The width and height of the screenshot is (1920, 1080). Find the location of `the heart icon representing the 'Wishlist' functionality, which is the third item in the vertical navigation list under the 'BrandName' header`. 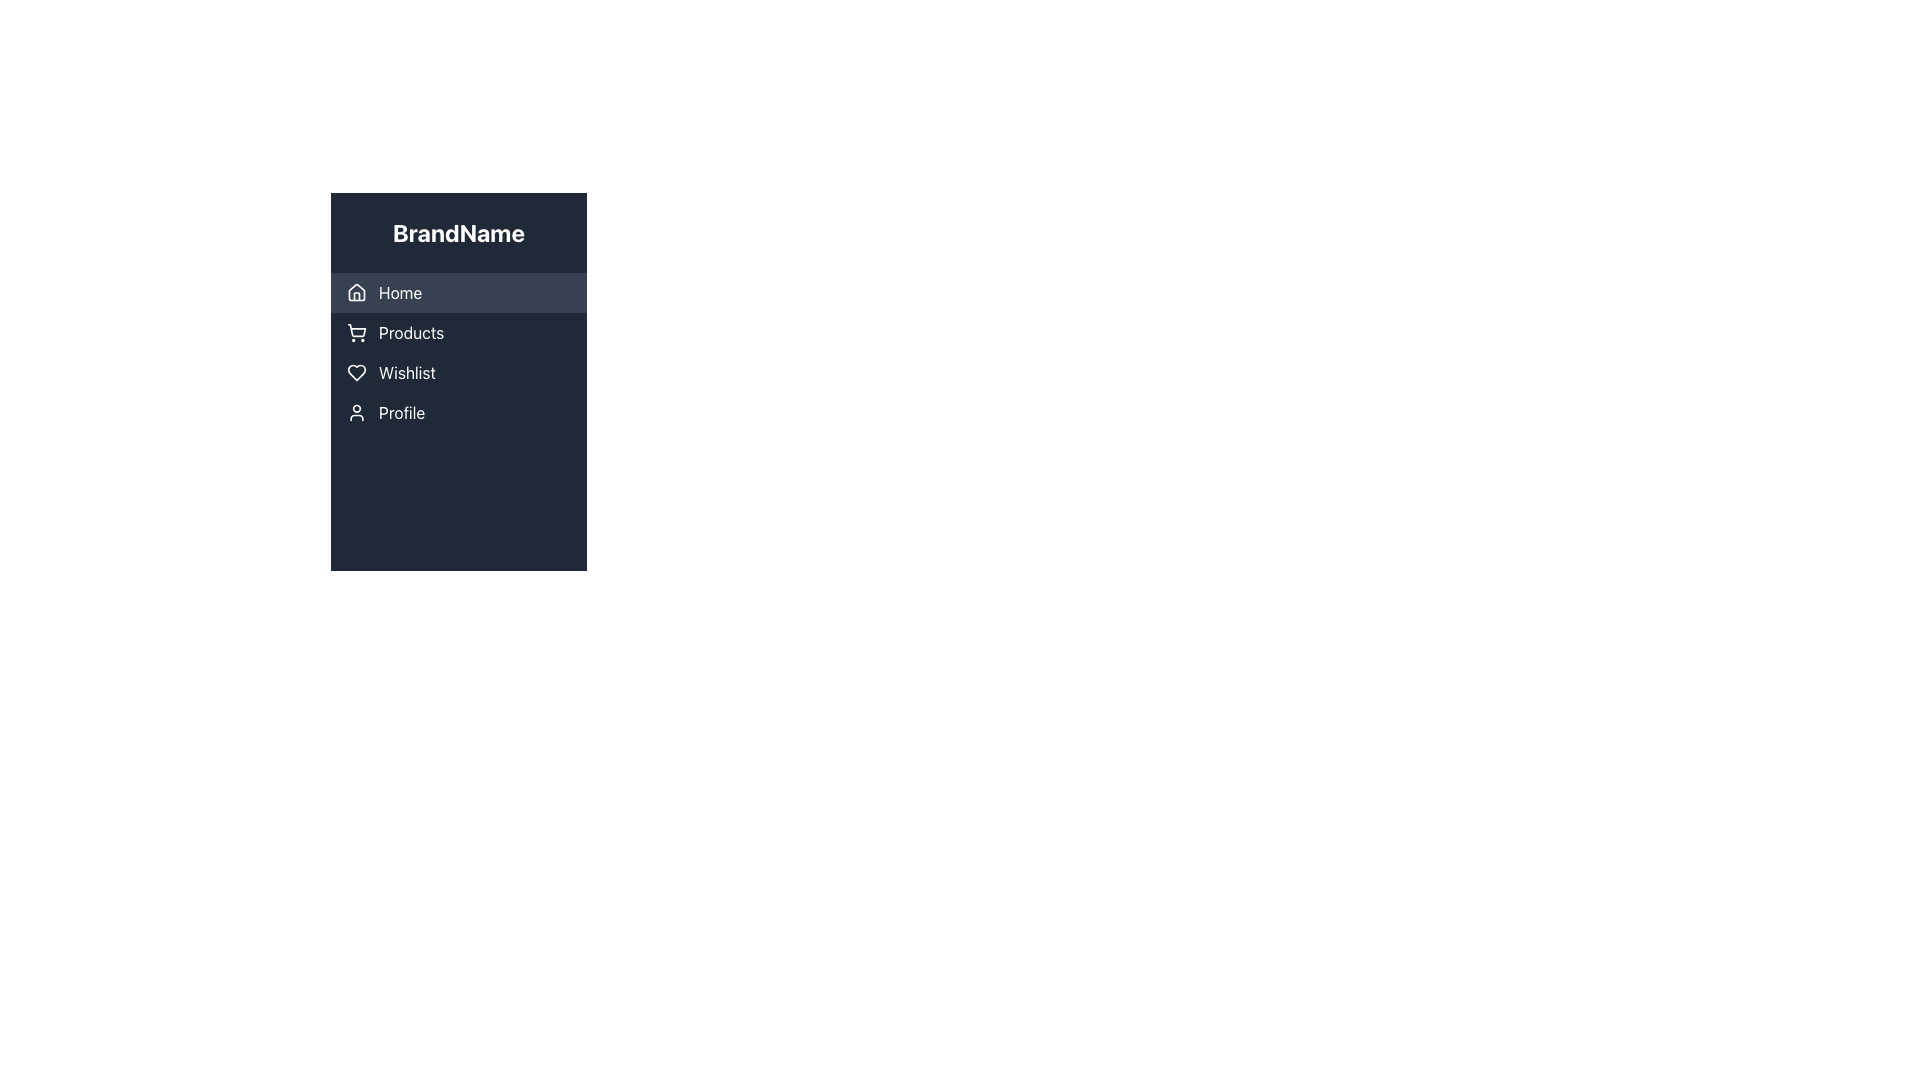

the heart icon representing the 'Wishlist' functionality, which is the third item in the vertical navigation list under the 'BrandName' header is located at coordinates (356, 373).